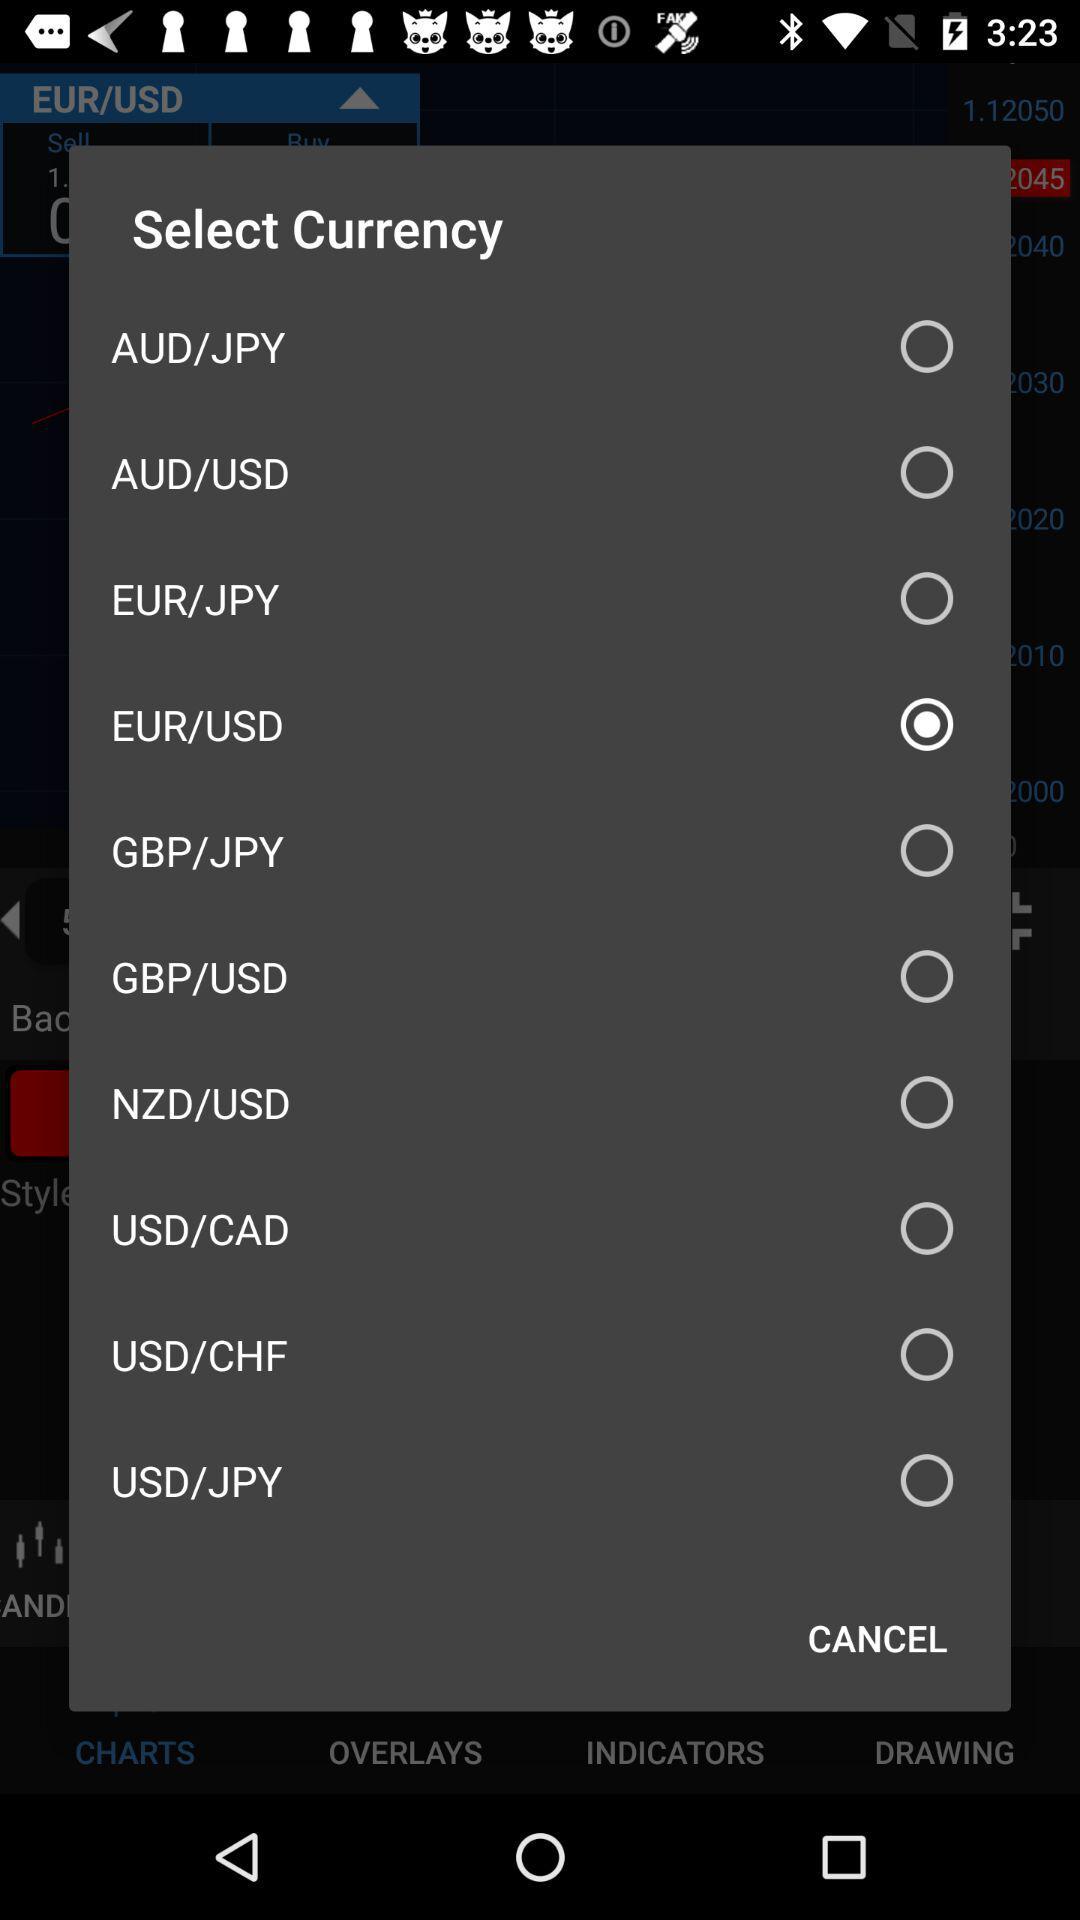  I want to click on cancel, so click(876, 1637).